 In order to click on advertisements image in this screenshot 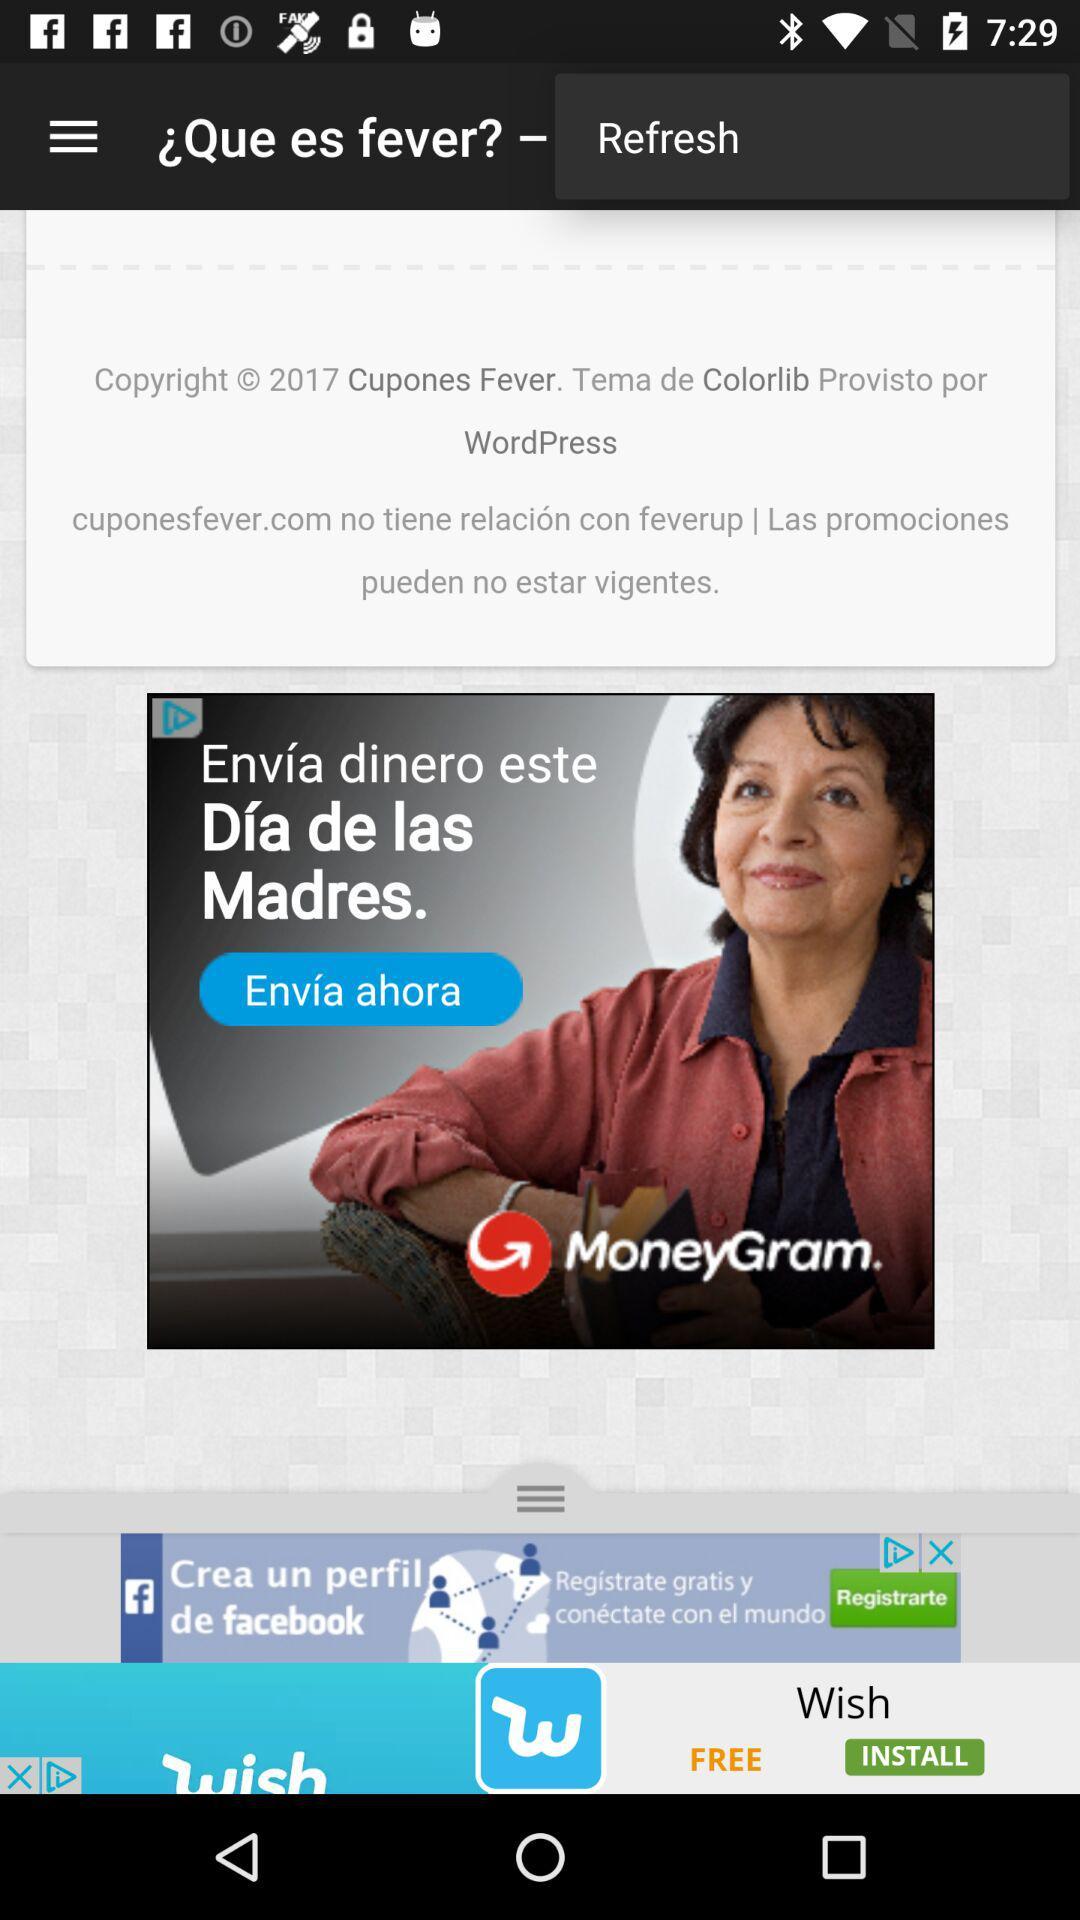, I will do `click(540, 1727)`.